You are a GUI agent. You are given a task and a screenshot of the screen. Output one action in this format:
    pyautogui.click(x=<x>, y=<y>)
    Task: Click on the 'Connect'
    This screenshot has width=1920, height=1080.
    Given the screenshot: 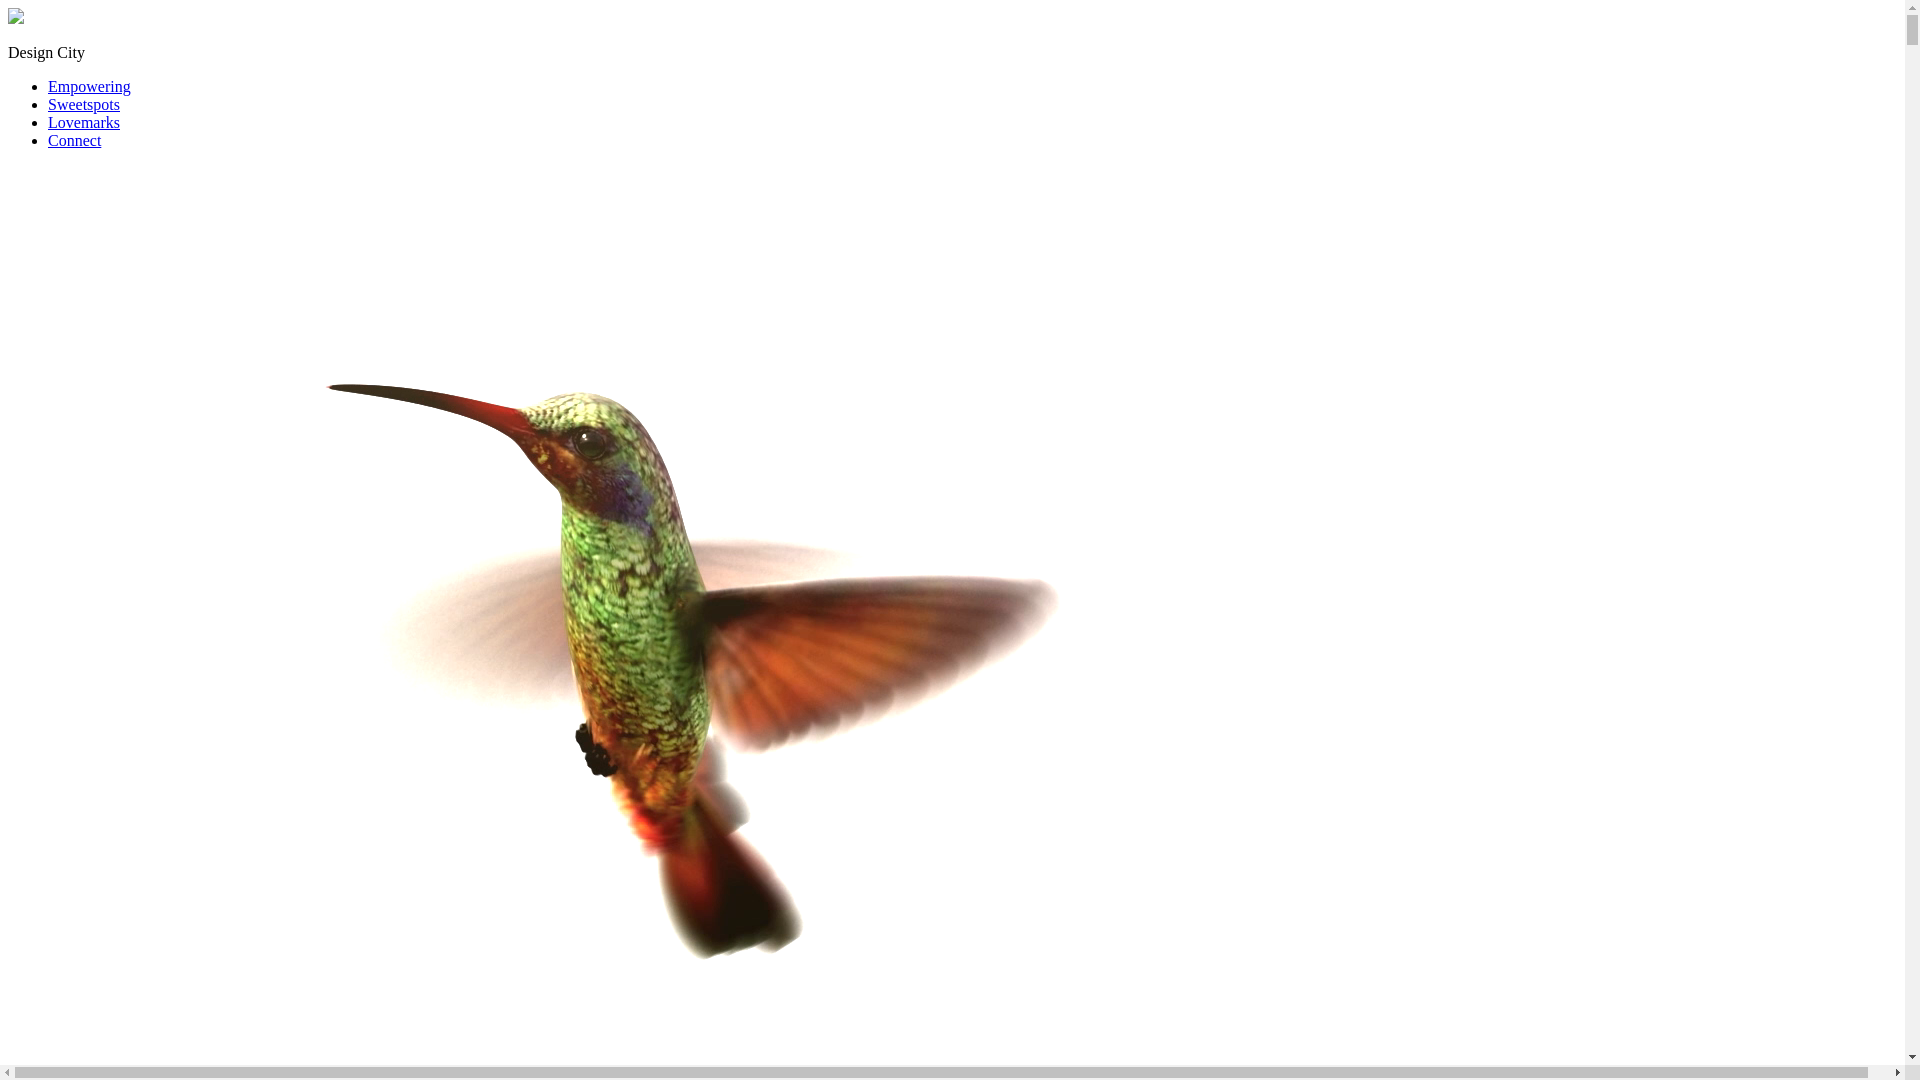 What is the action you would take?
    pyautogui.click(x=74, y=139)
    